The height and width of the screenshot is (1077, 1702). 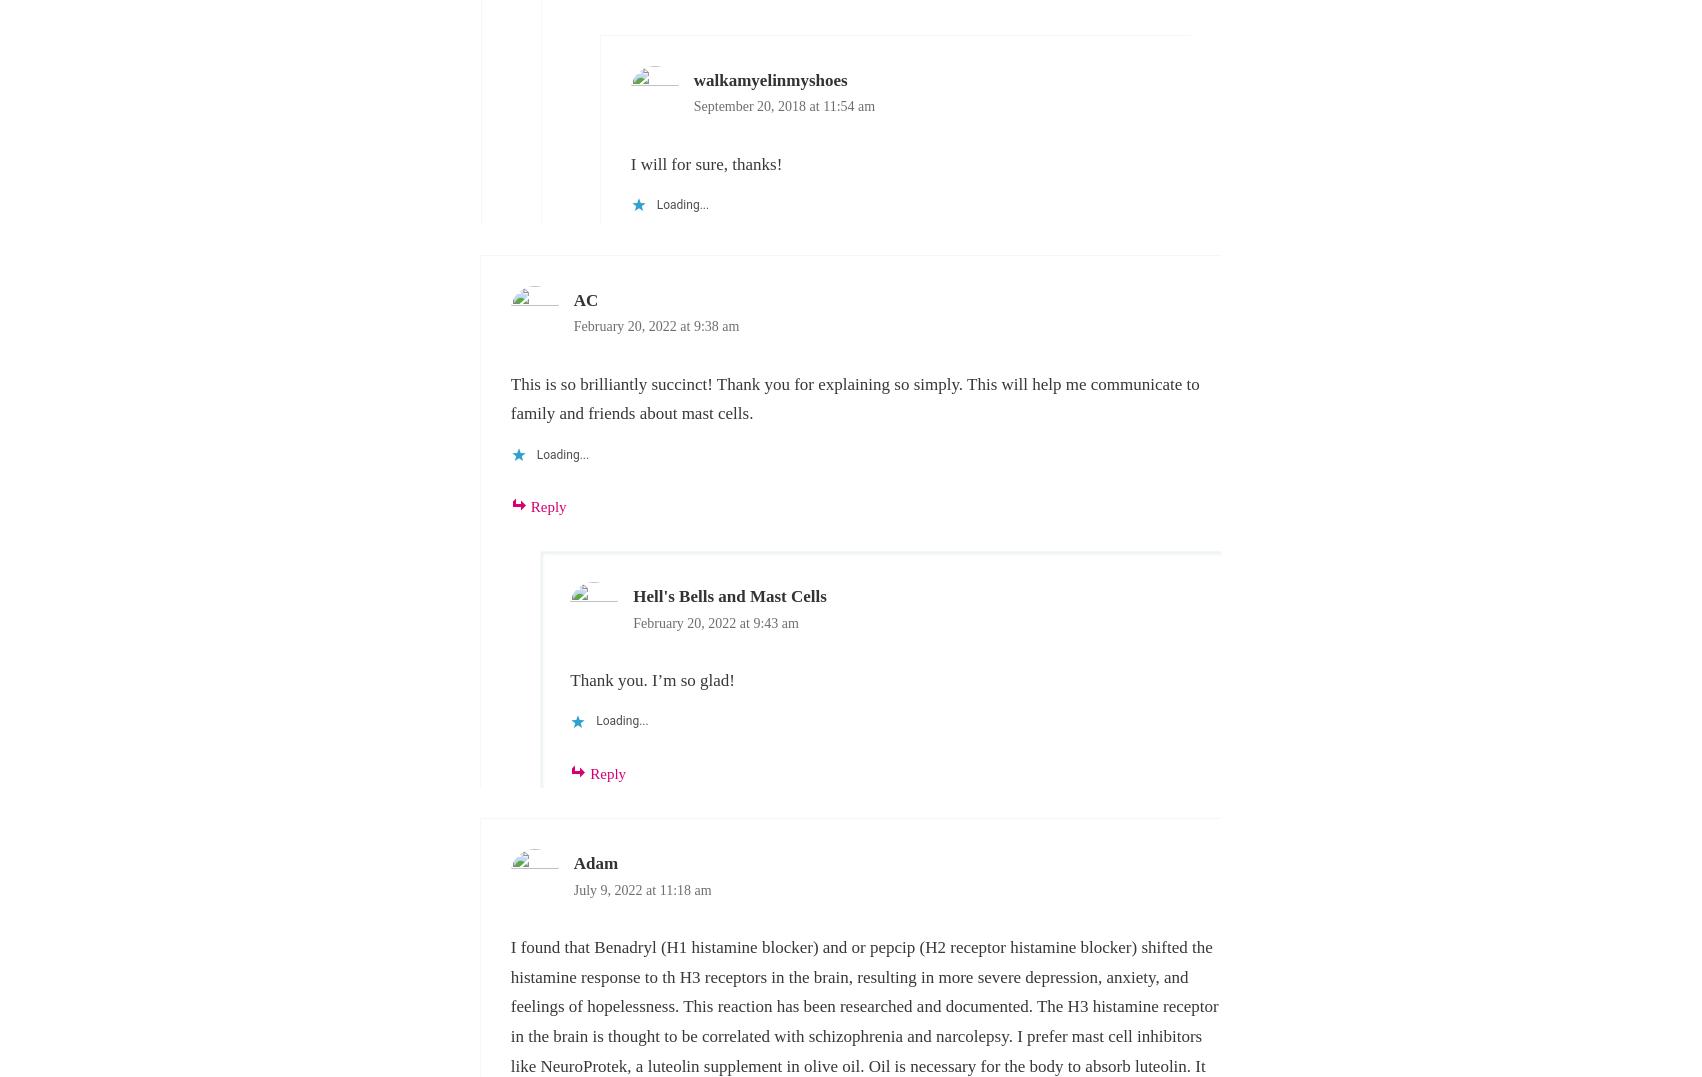 What do you see at coordinates (705, 163) in the screenshot?
I see `'I will for sure, thanks!'` at bounding box center [705, 163].